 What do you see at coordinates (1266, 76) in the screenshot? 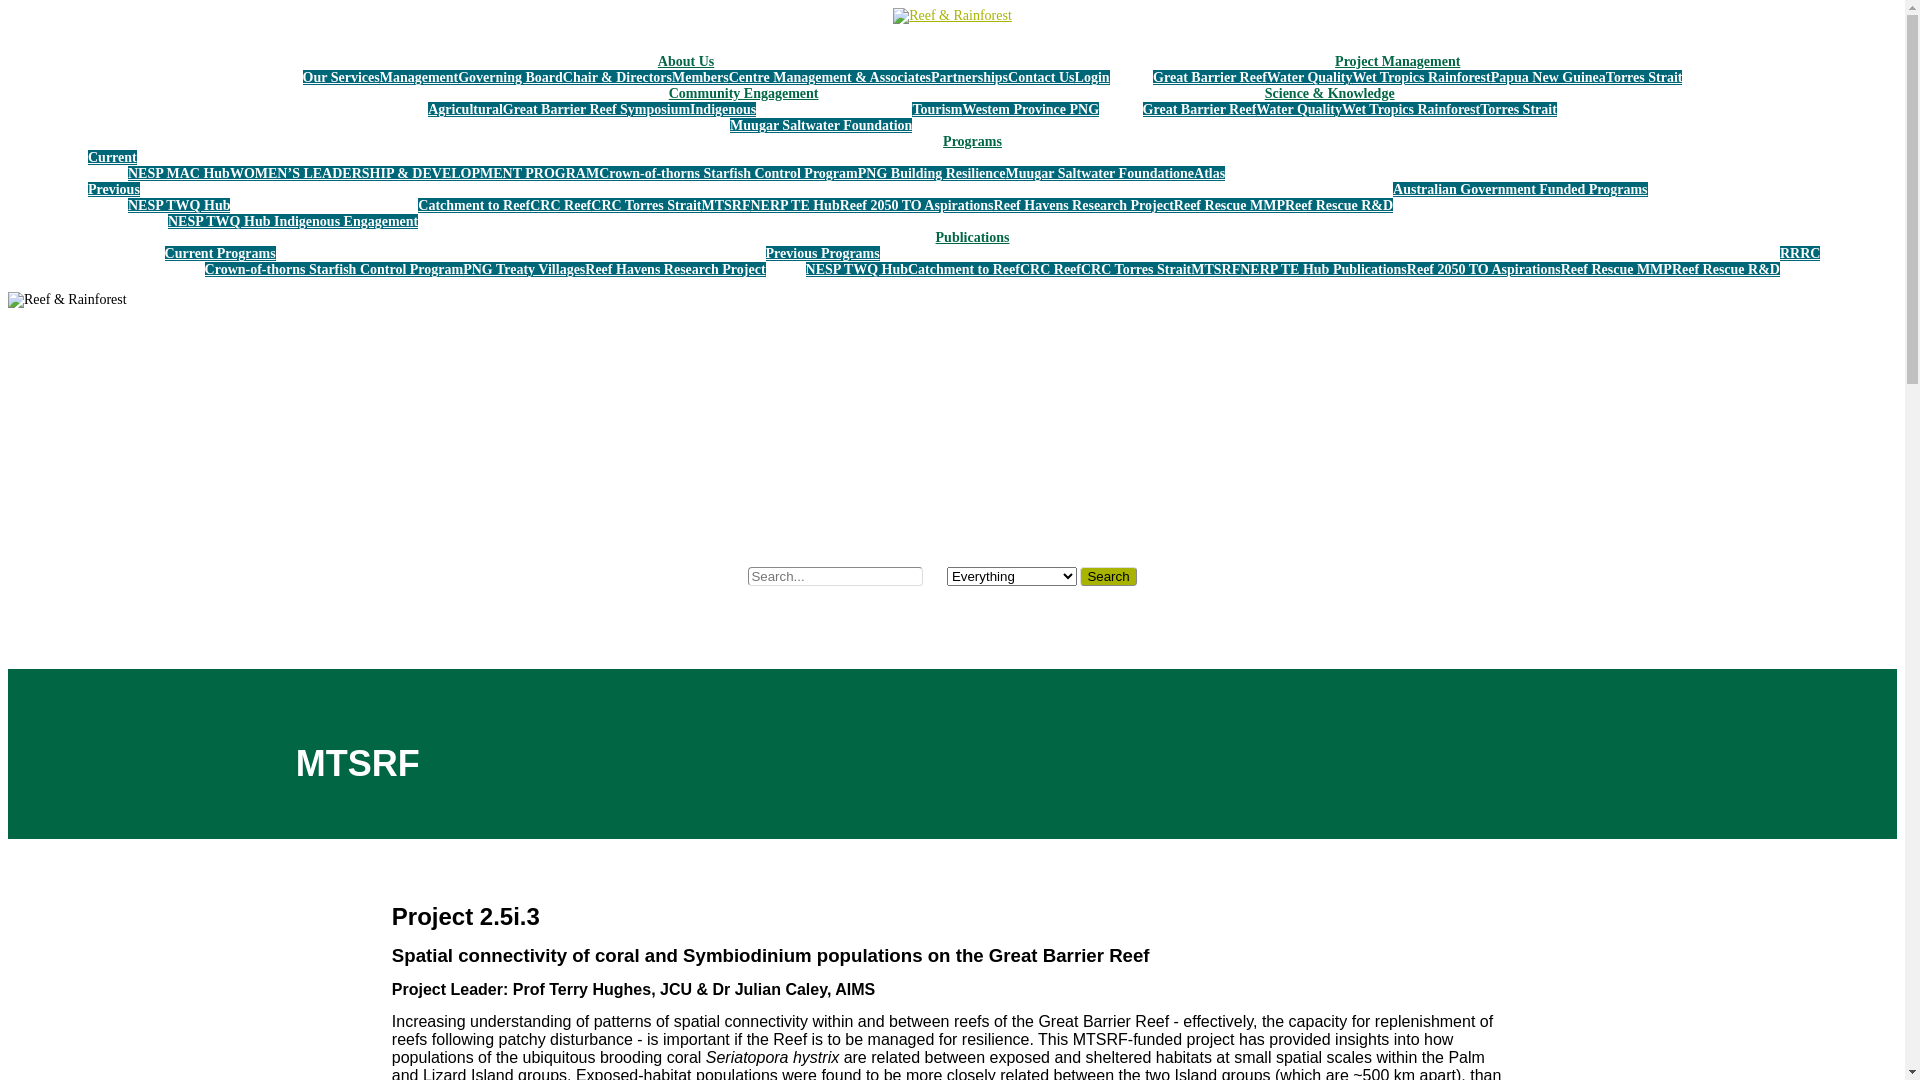
I see `'Water Quality'` at bounding box center [1266, 76].